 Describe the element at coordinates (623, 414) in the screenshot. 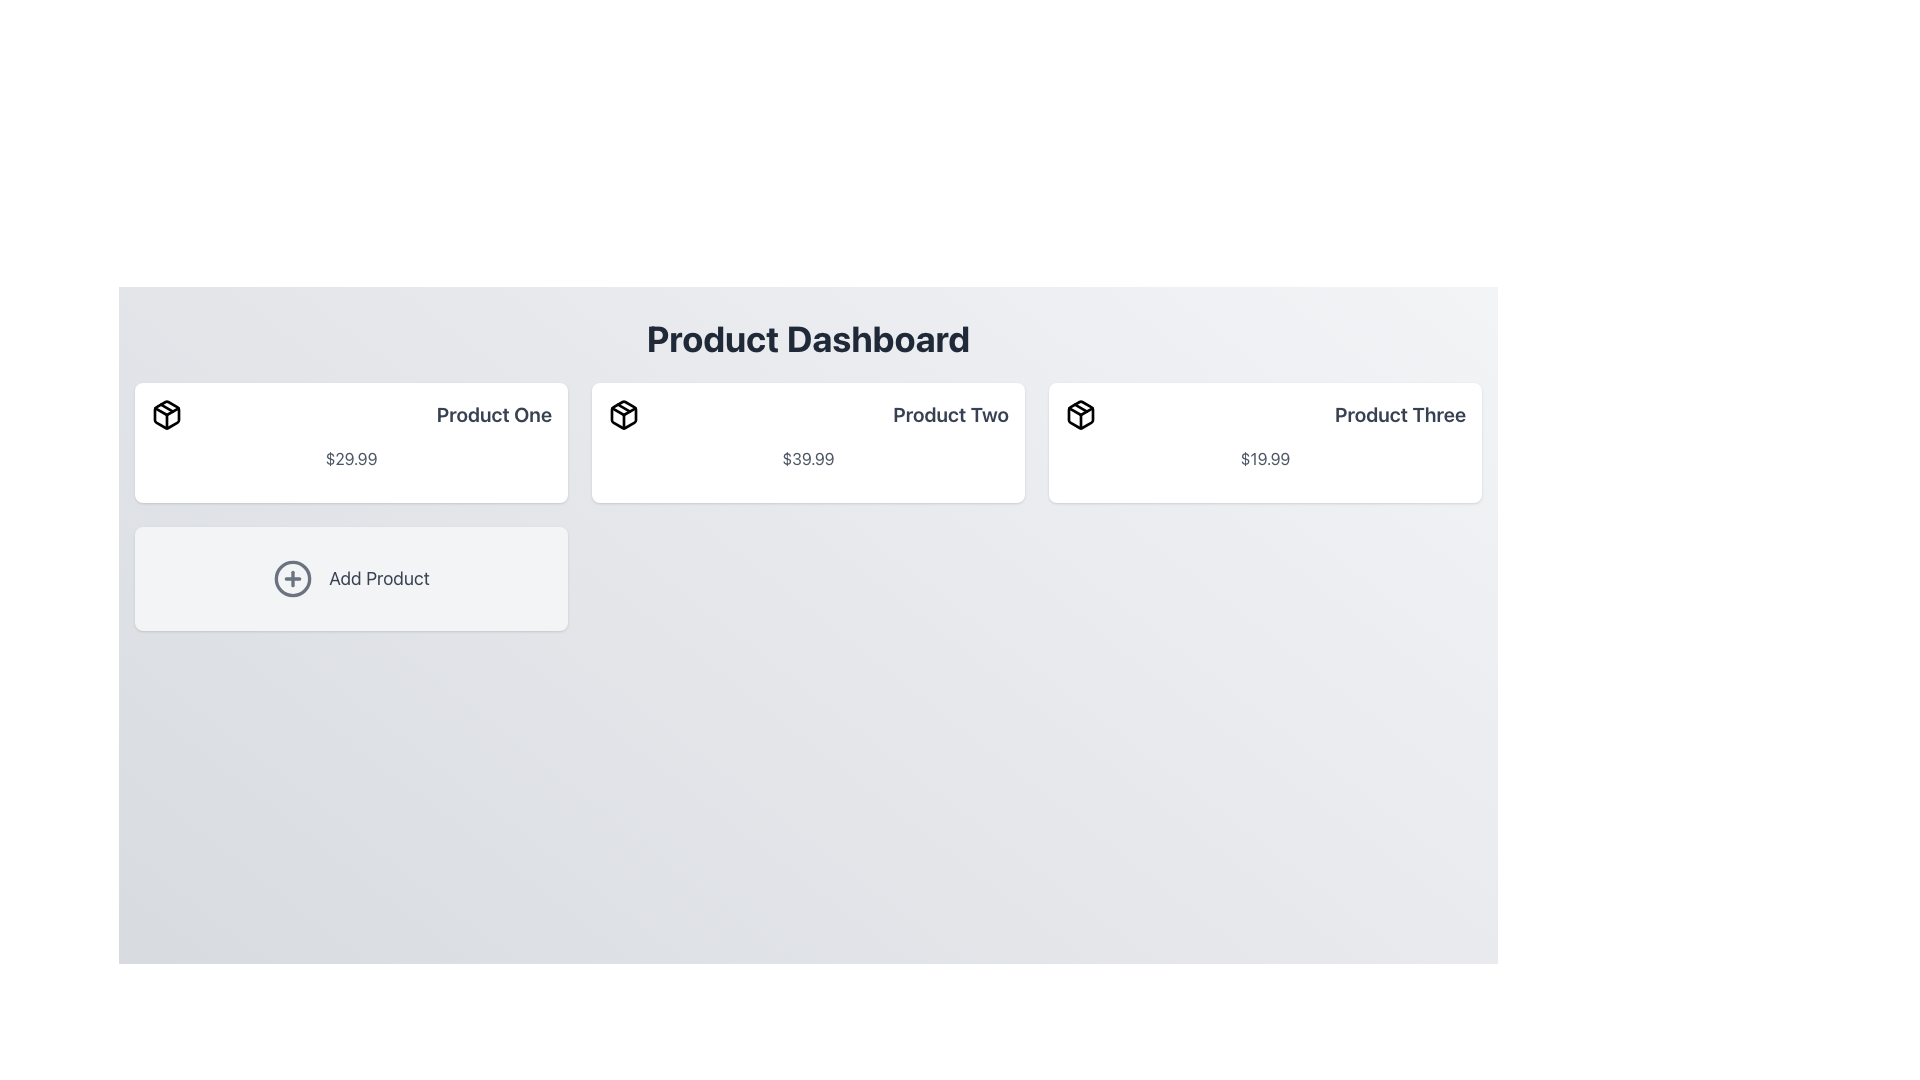

I see `the black package icon with geometric linework located in the top-left corner of the 'Product Two' card` at that location.